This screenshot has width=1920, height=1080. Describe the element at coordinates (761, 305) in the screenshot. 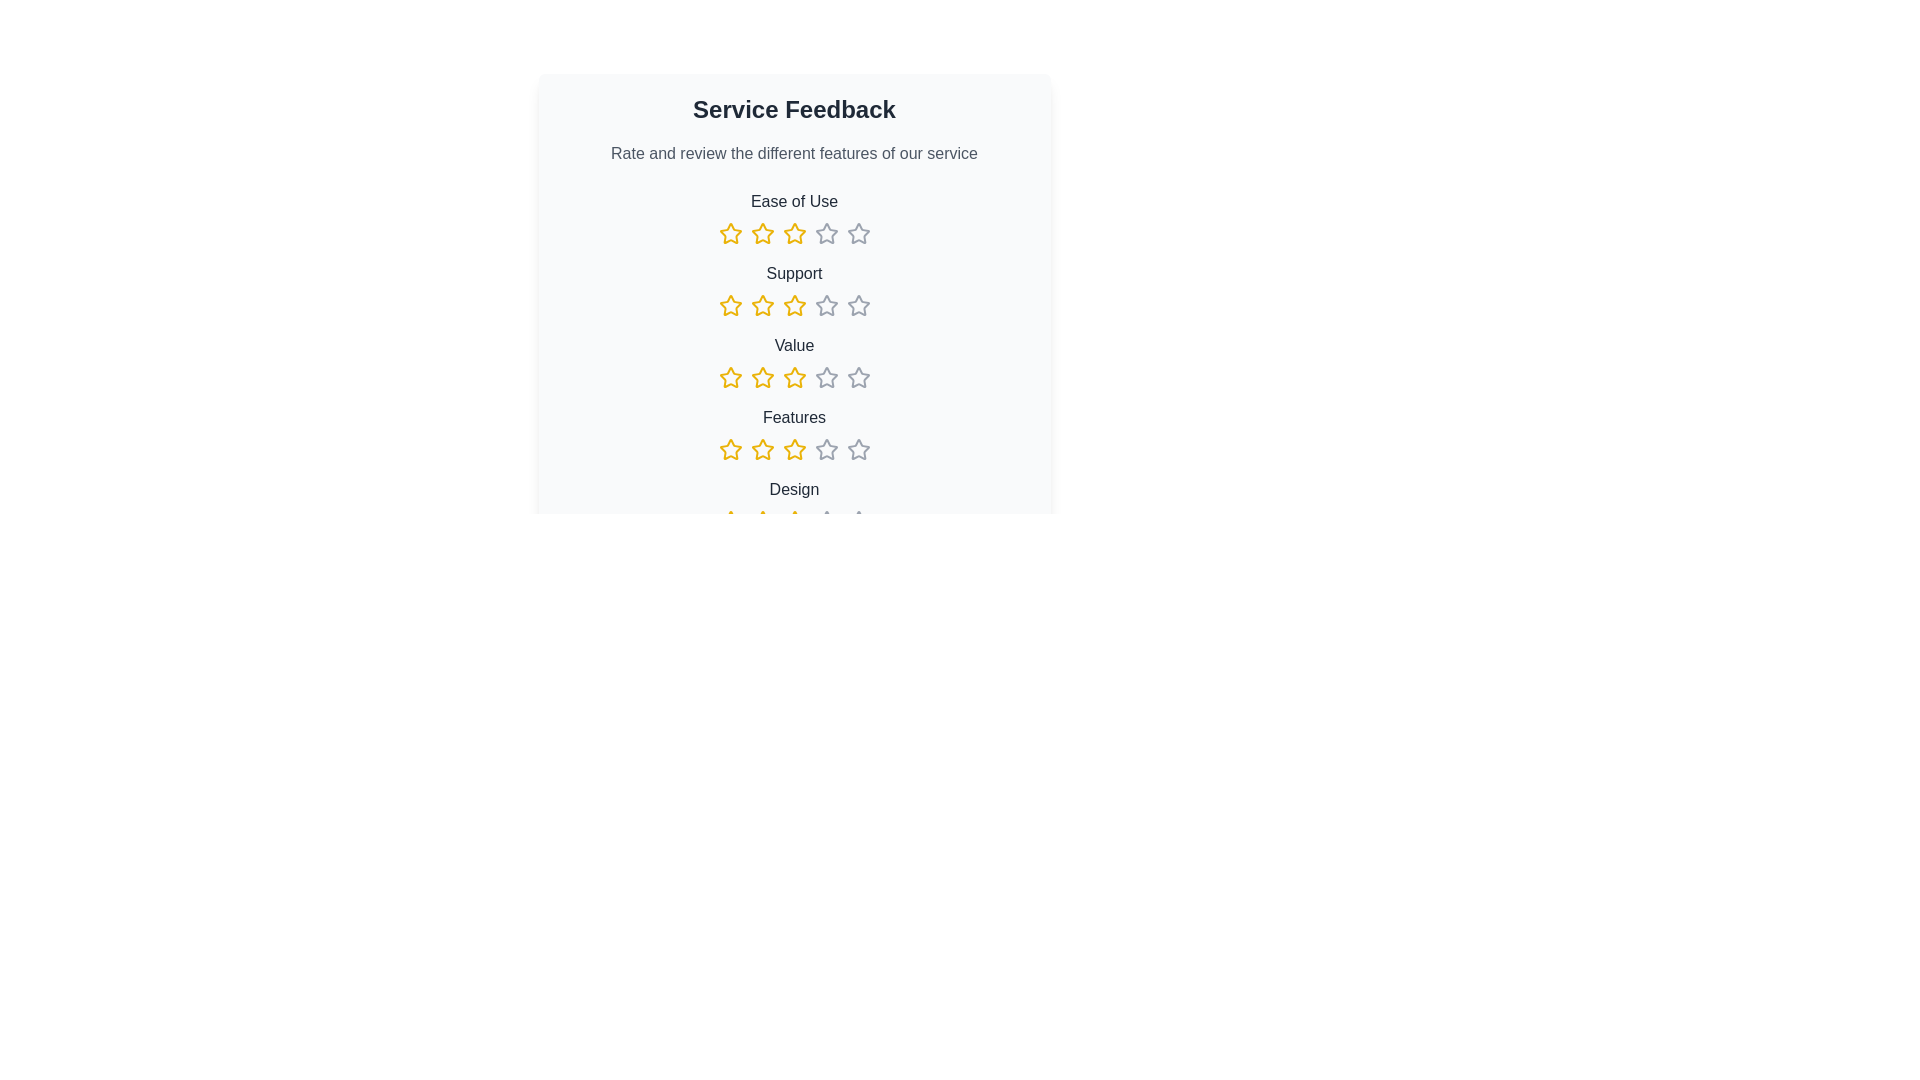

I see `the clickable star icon used for ratings` at that location.